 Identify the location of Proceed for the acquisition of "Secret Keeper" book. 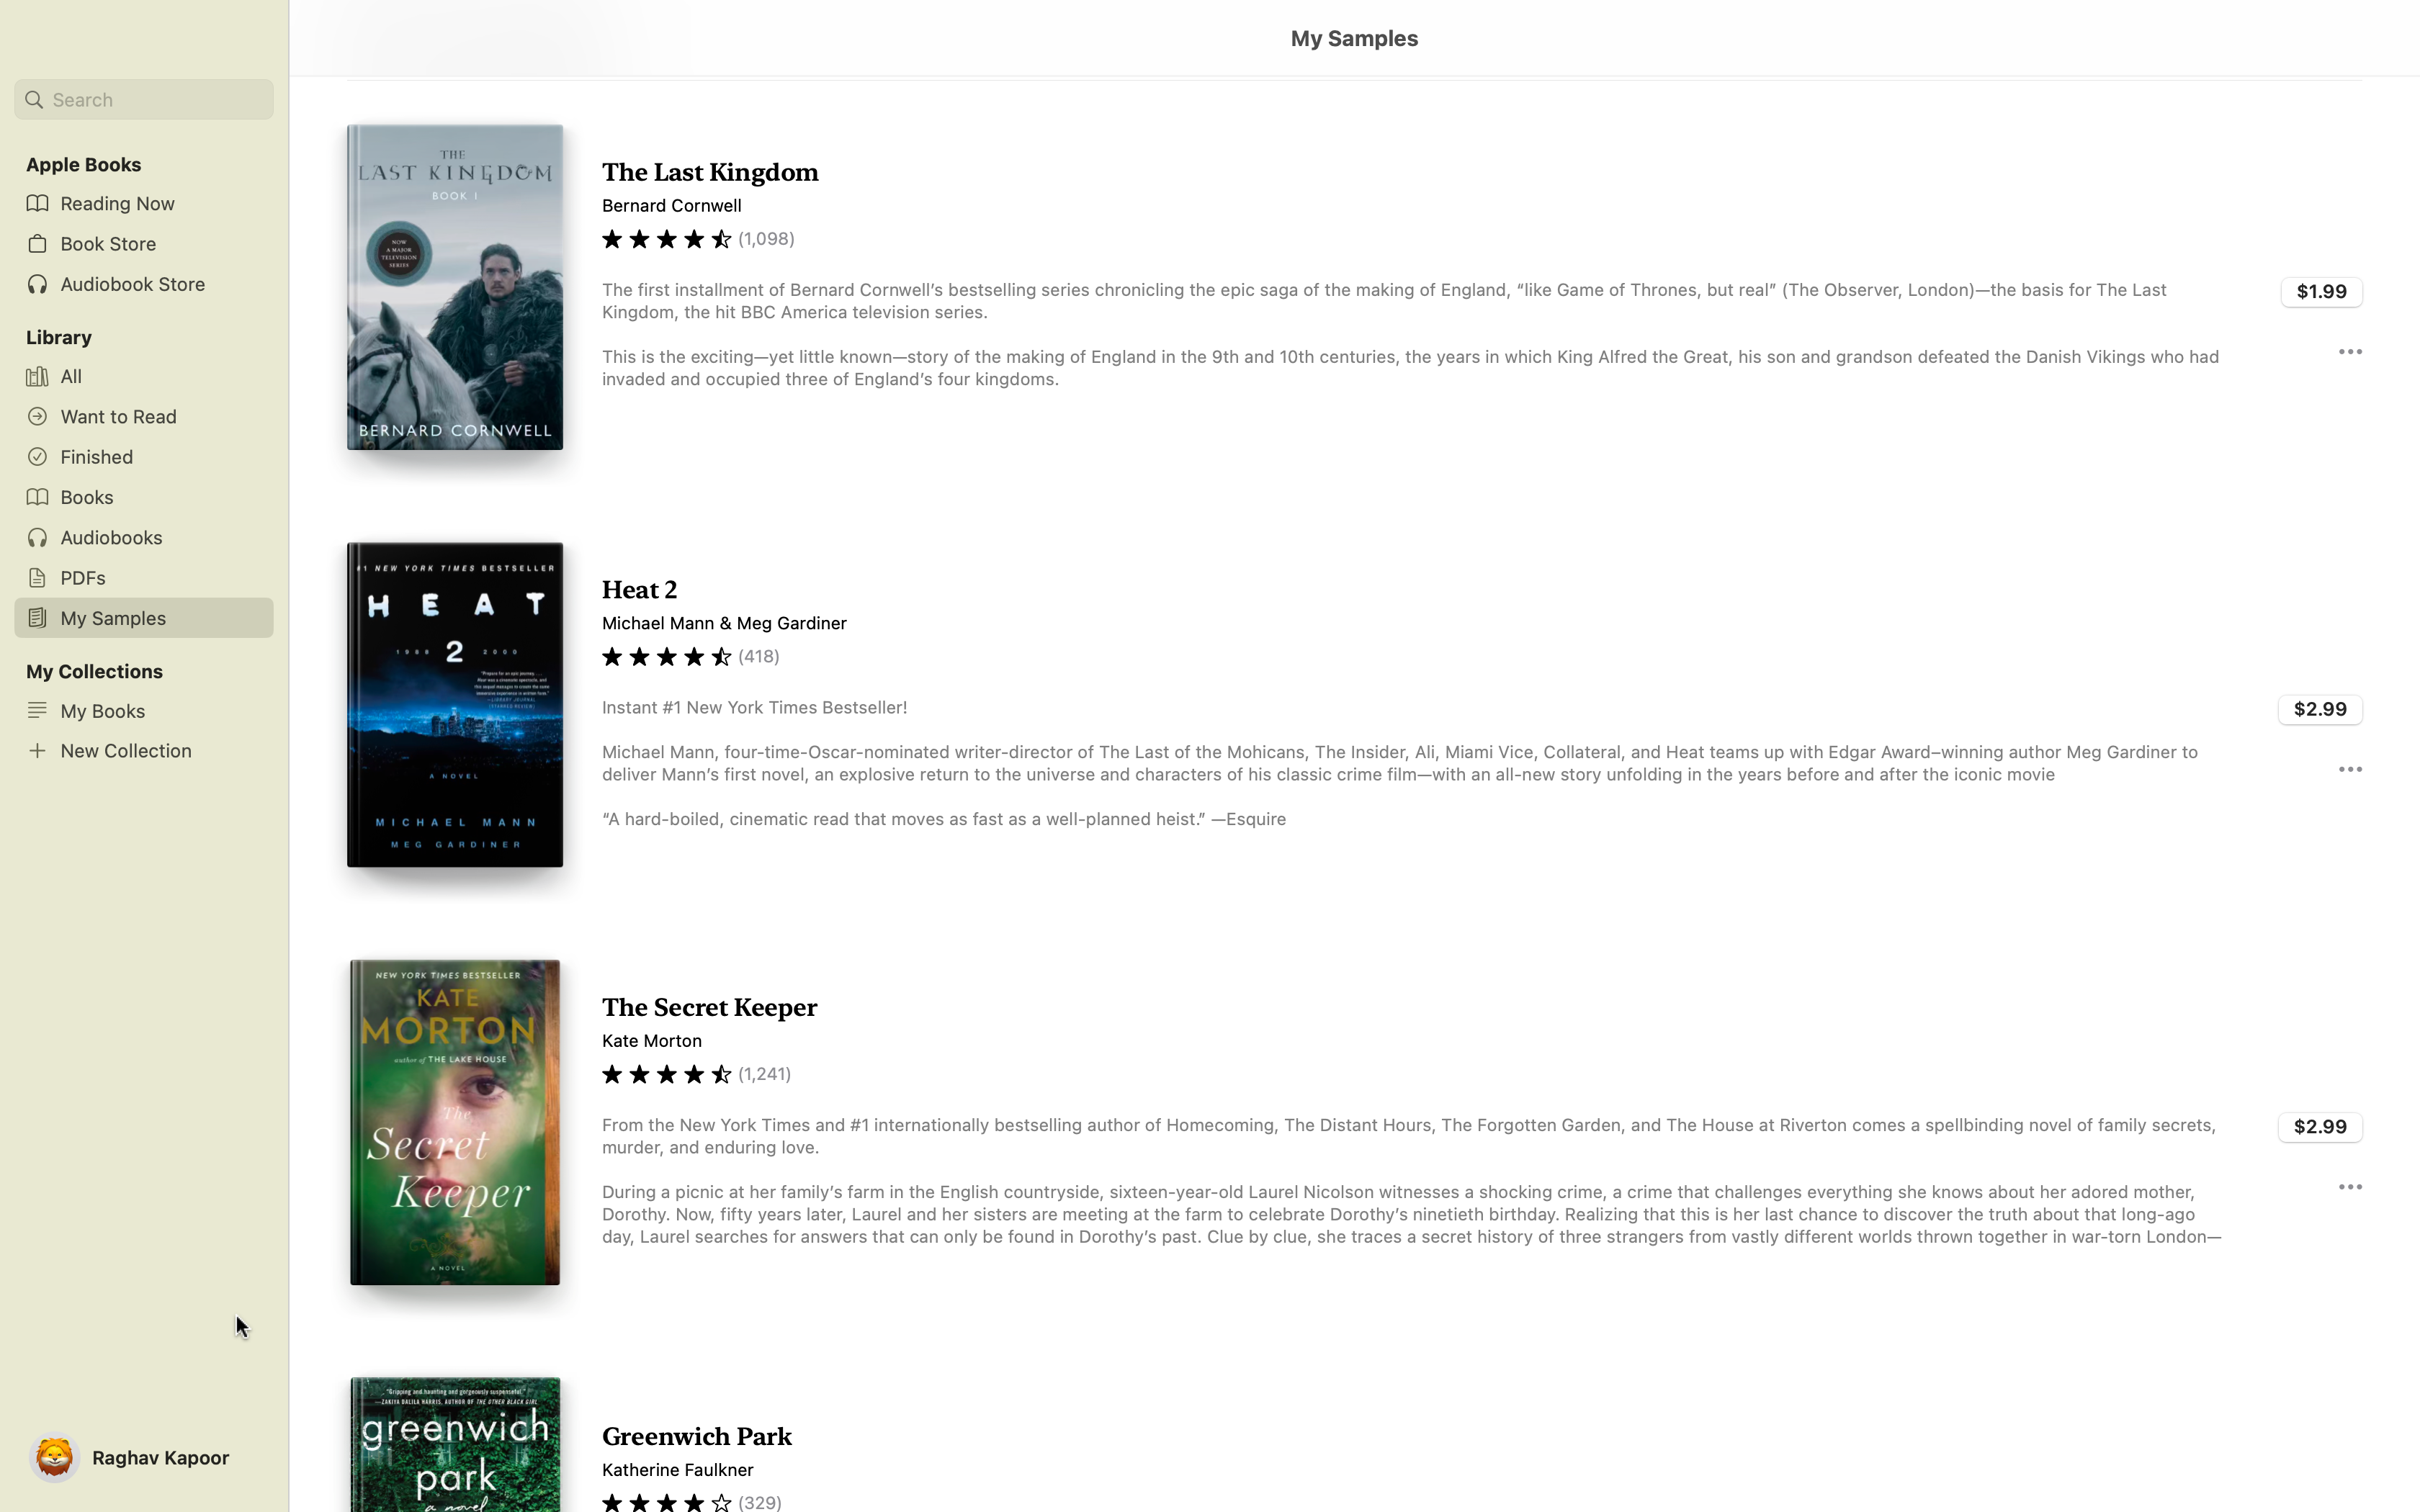
(2321, 1123).